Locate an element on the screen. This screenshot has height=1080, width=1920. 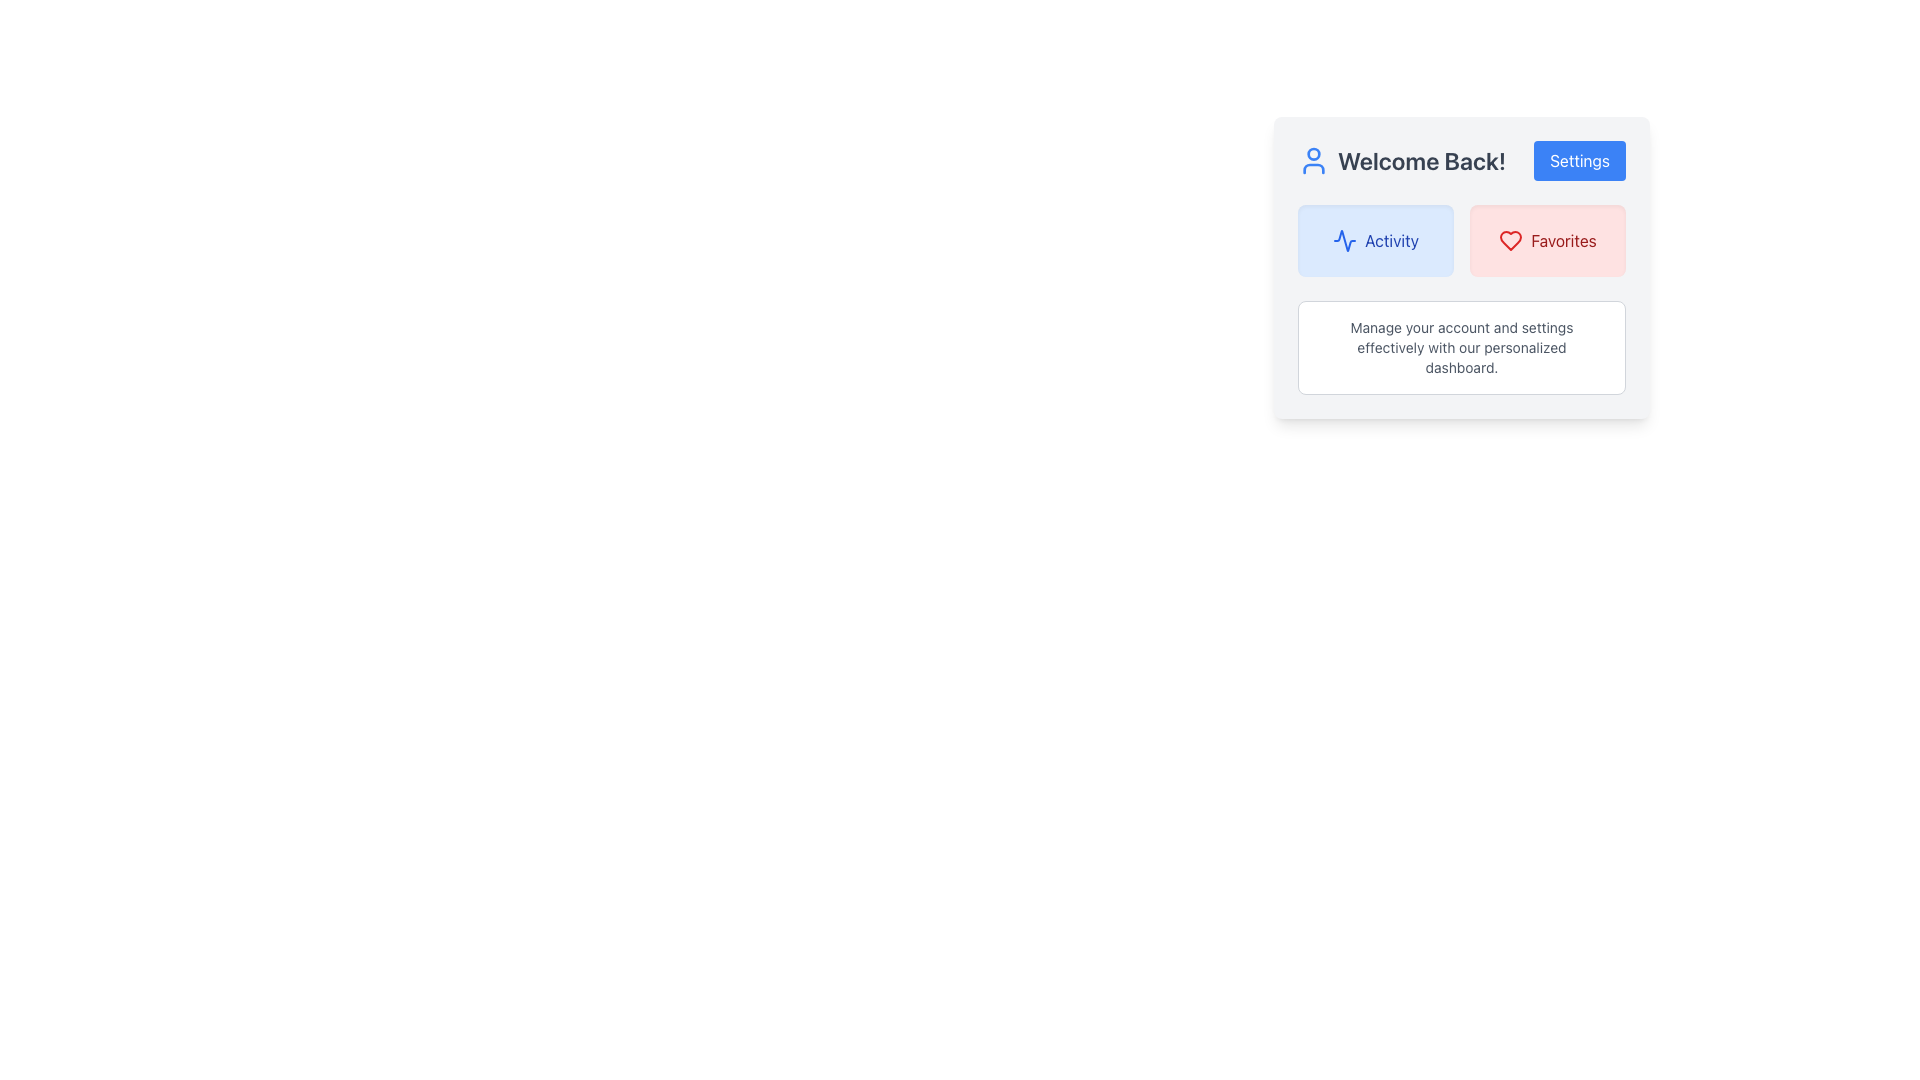
the 'Favorites' button, which is the right section of the interactive buttons group is located at coordinates (1462, 239).